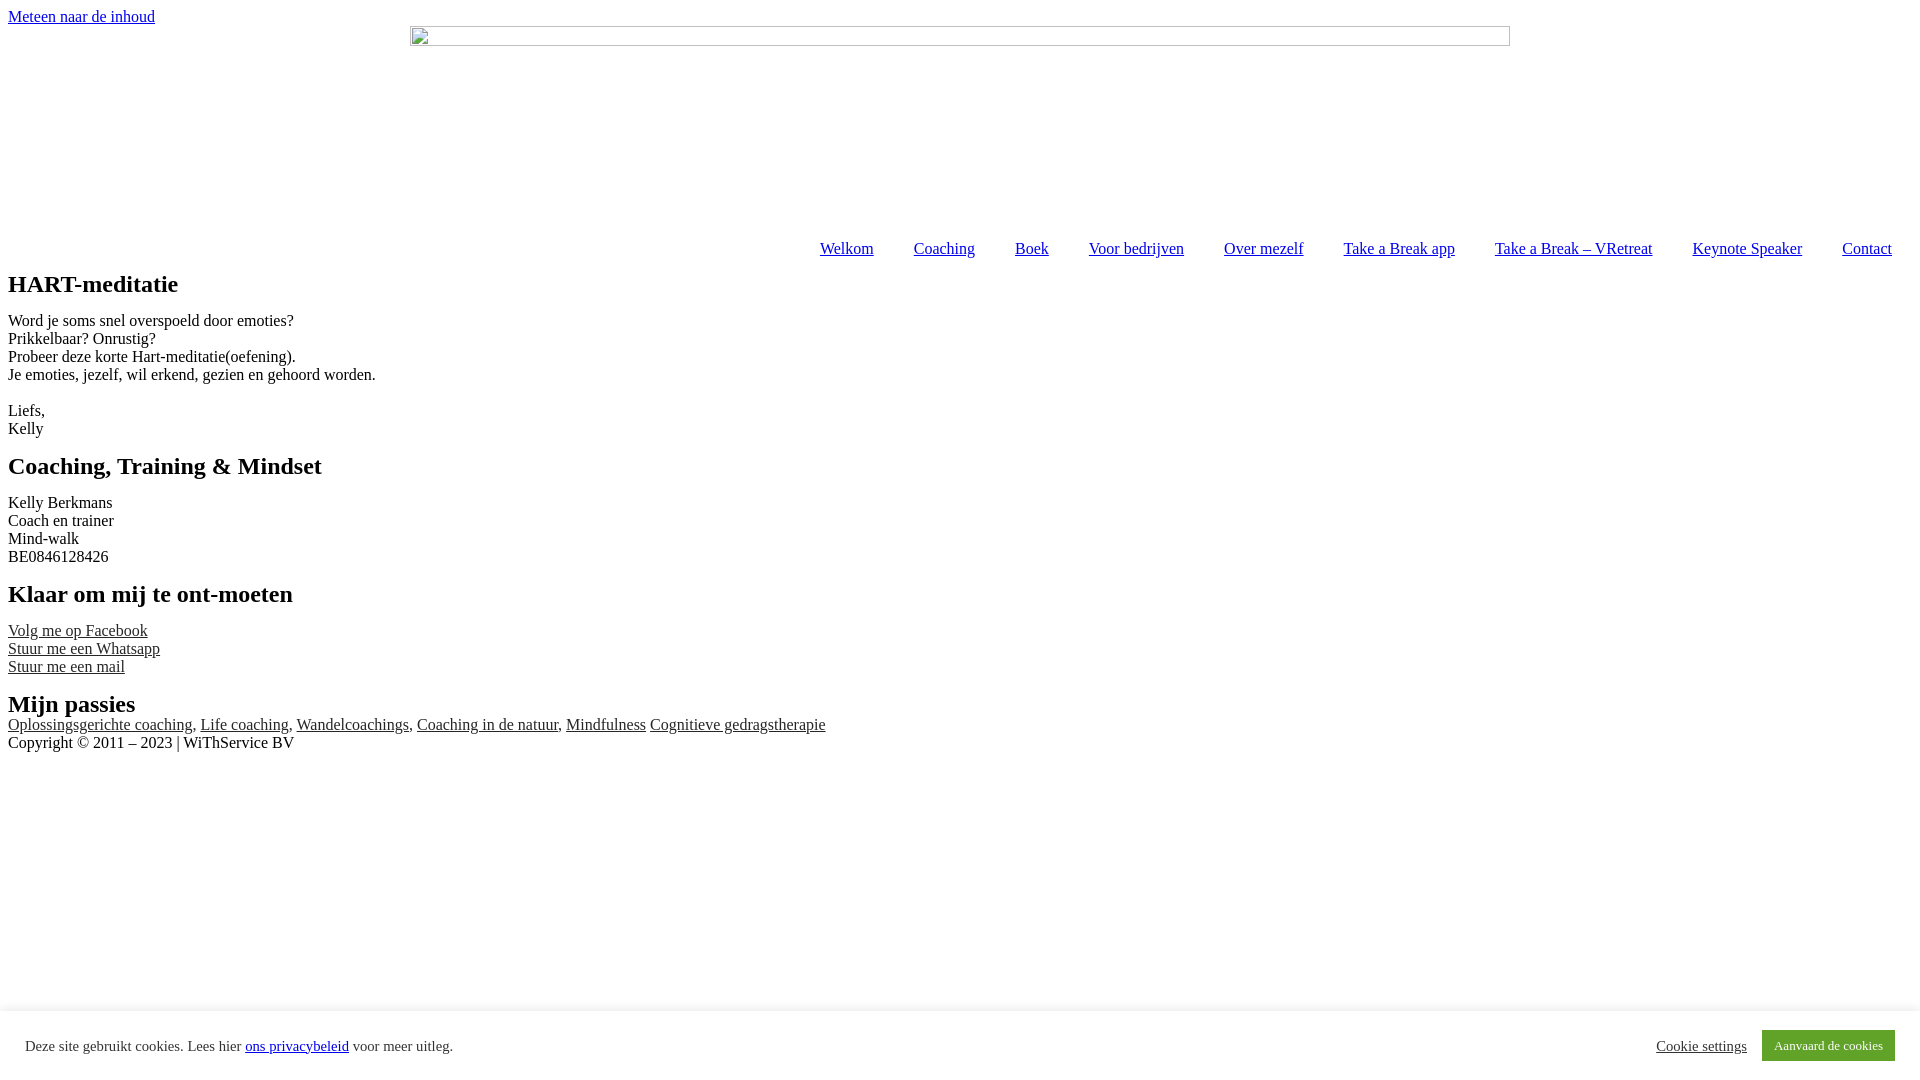 This screenshot has width=1920, height=1080. What do you see at coordinates (1700, 1044) in the screenshot?
I see `'Cookie settings'` at bounding box center [1700, 1044].